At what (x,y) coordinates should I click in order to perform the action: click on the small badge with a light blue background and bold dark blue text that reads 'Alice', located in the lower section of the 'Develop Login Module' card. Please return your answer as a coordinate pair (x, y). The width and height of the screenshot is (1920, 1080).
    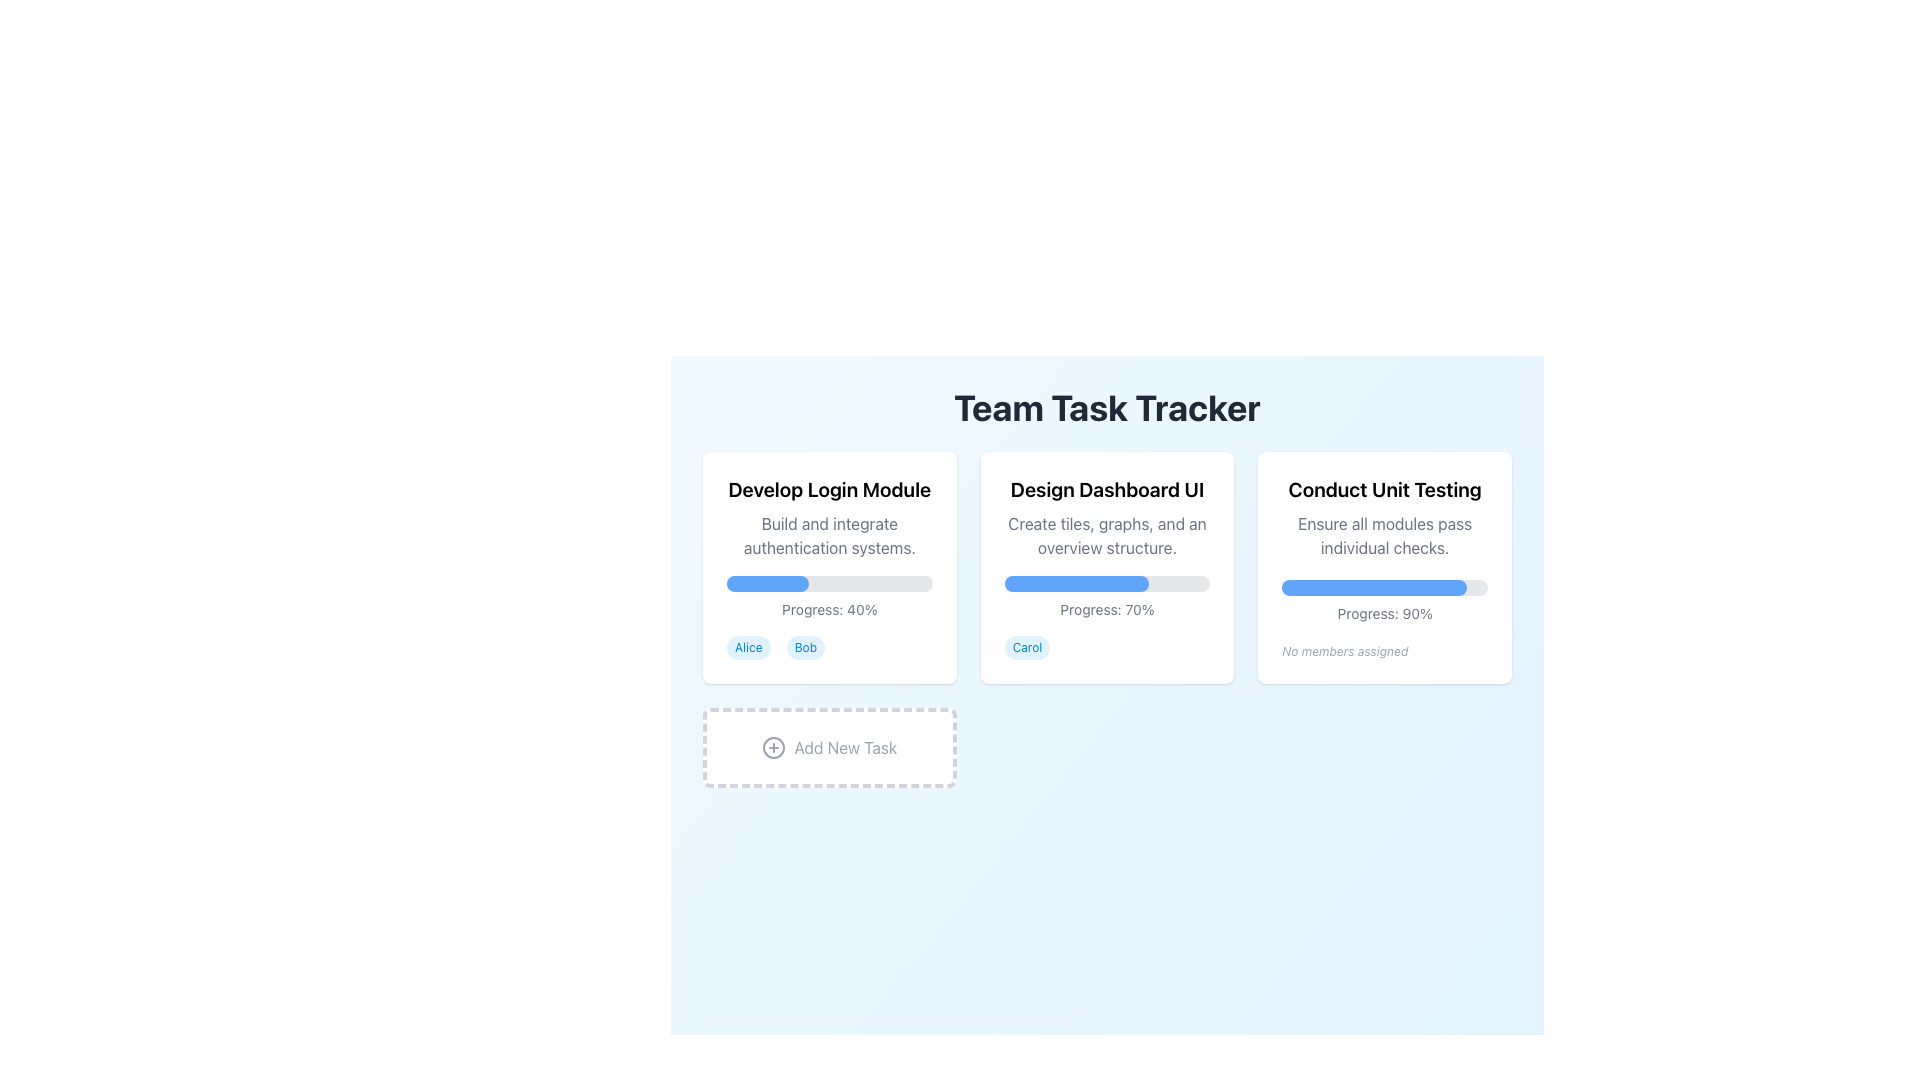
    Looking at the image, I should click on (747, 648).